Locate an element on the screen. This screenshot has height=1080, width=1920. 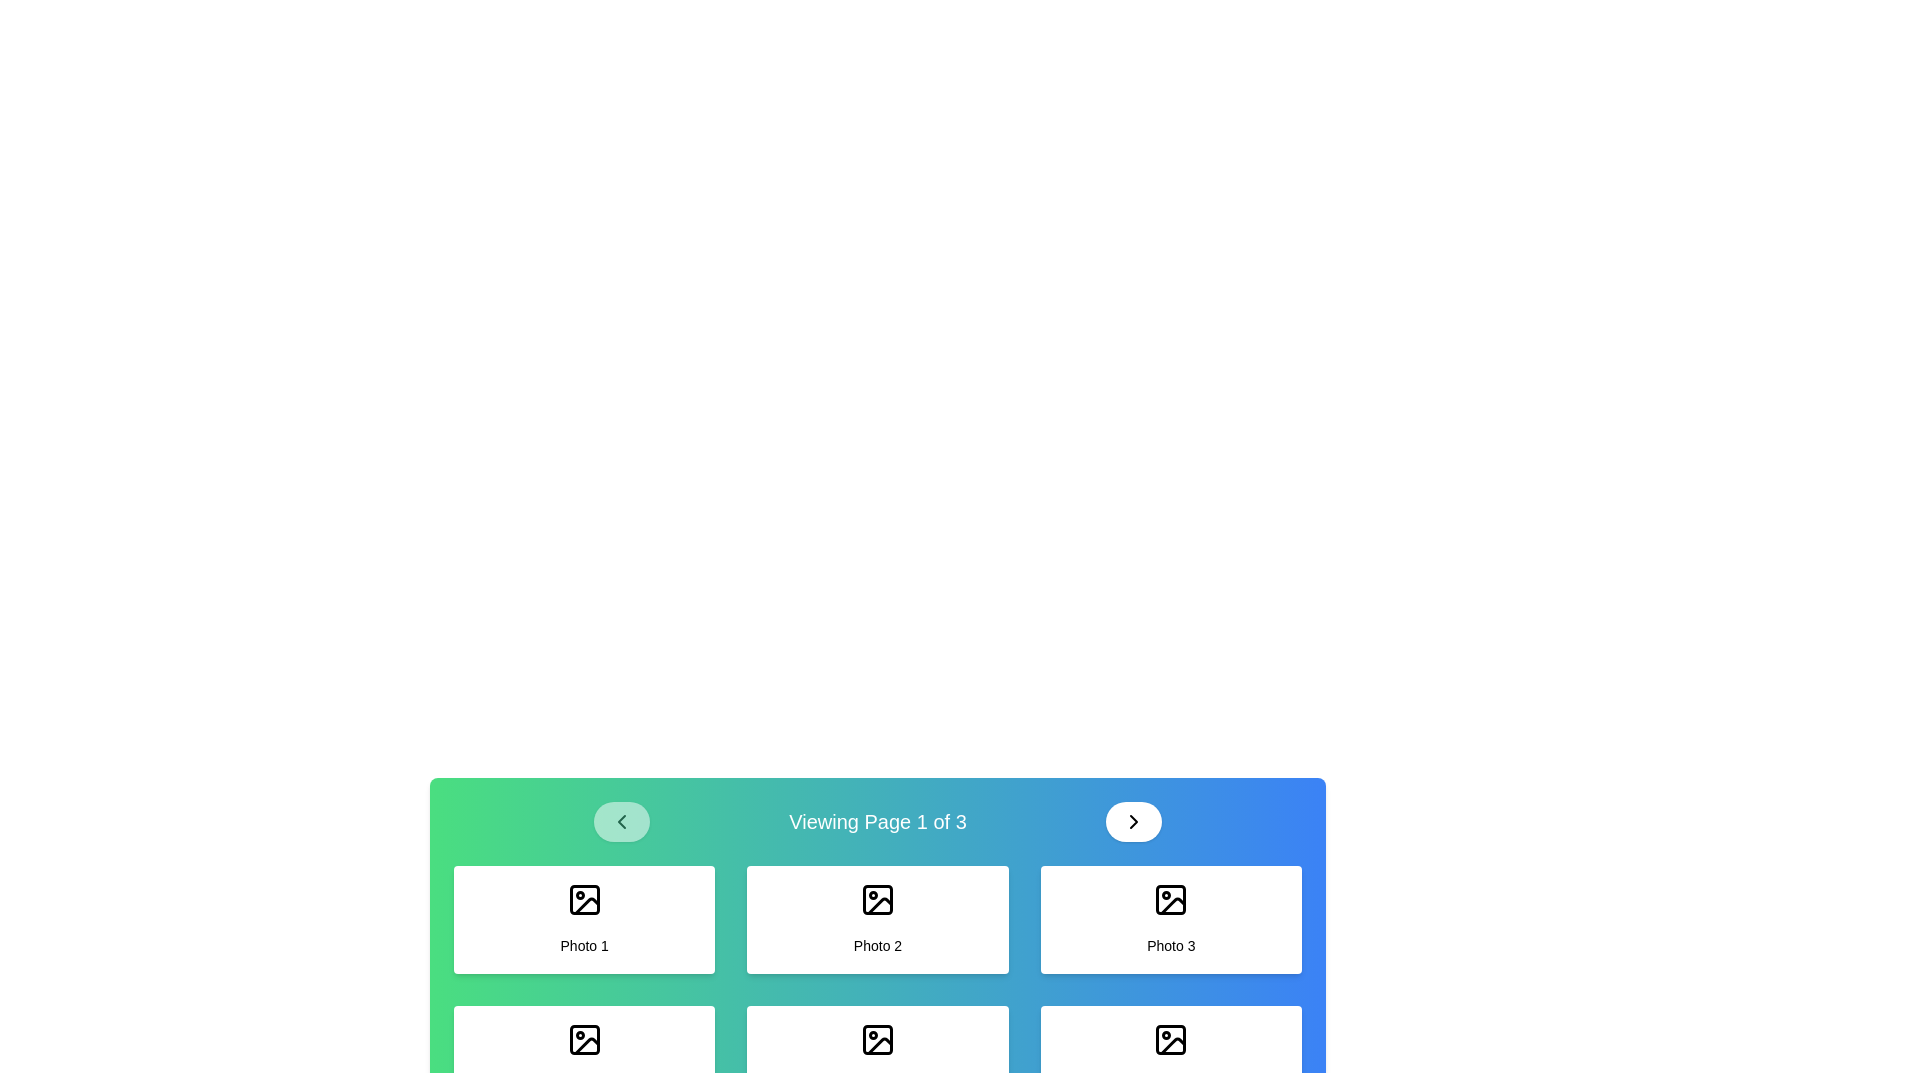
the Text Label located within the 'Photo 3' card, which provides information about the associated image above it is located at coordinates (1171, 945).